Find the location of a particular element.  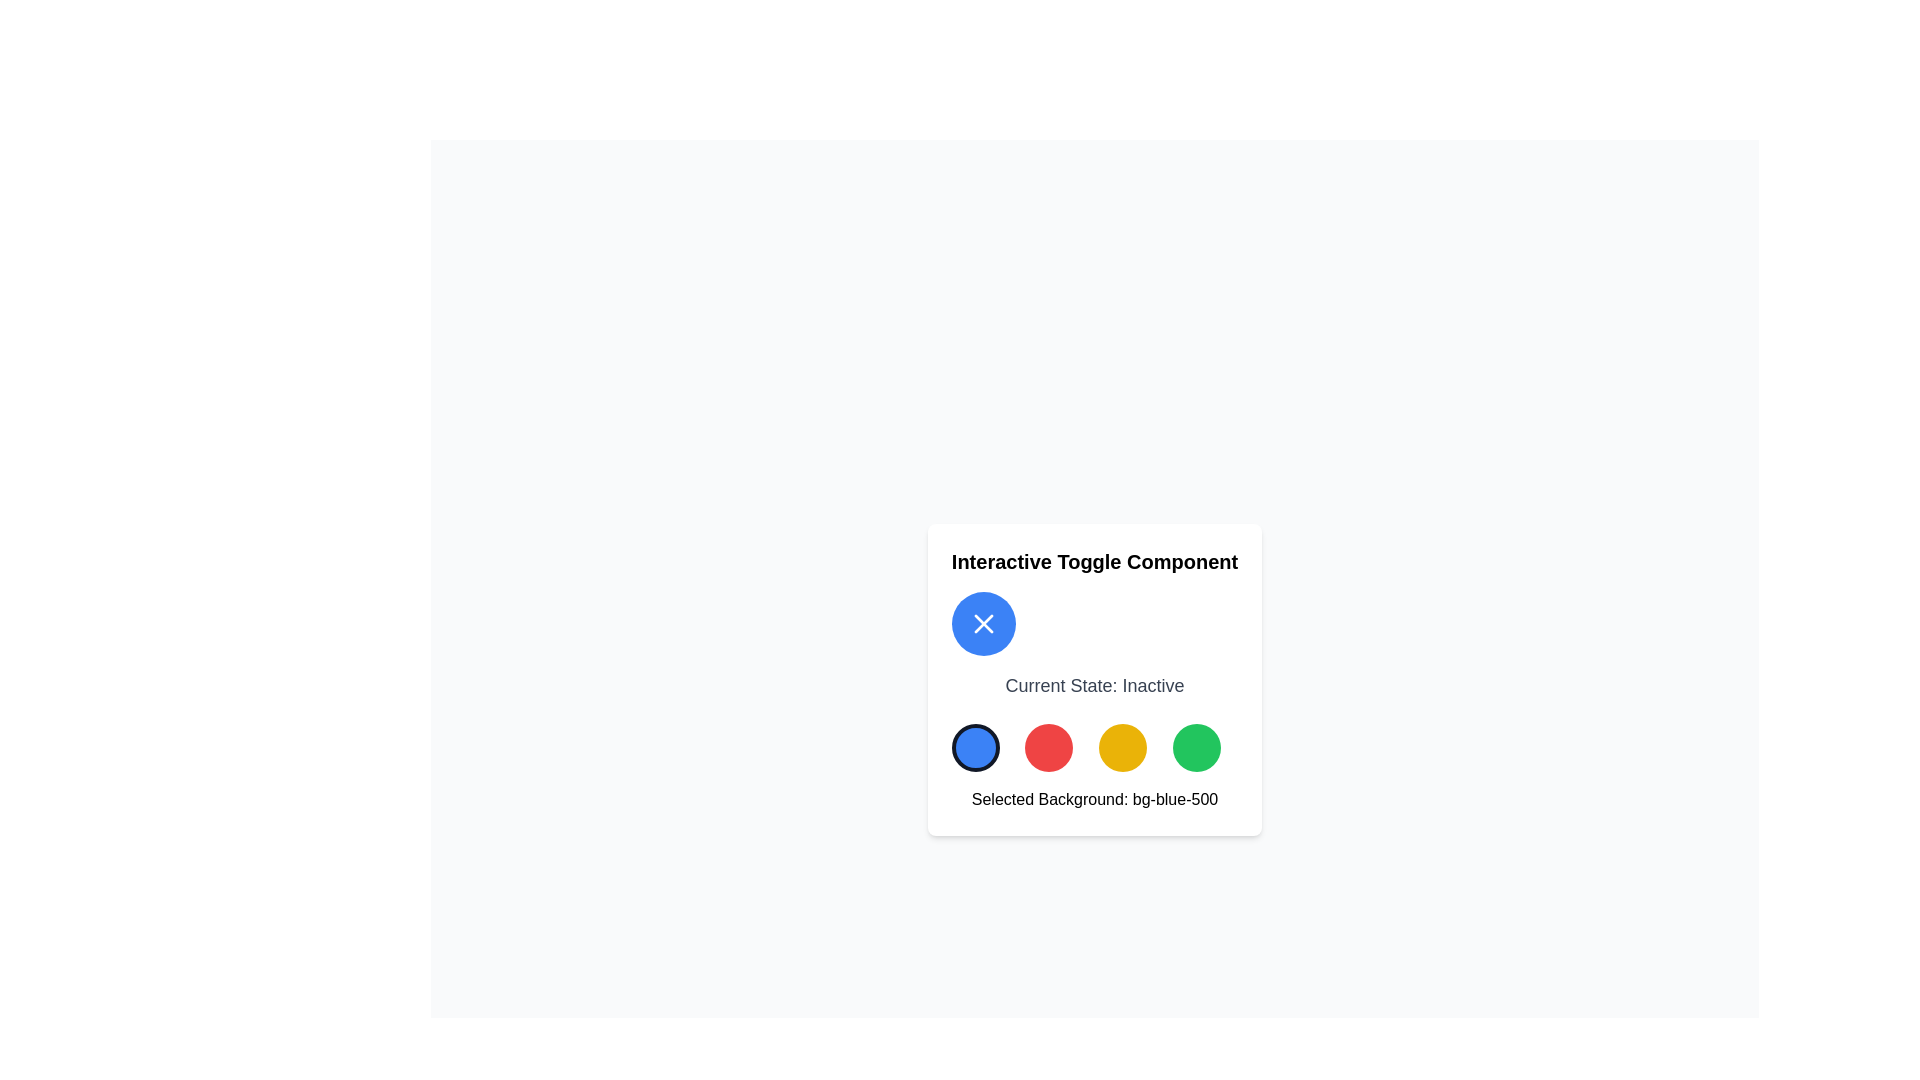

the second circular button with a solid red background and a thin transparent border for keyboard accessibility is located at coordinates (1048, 748).